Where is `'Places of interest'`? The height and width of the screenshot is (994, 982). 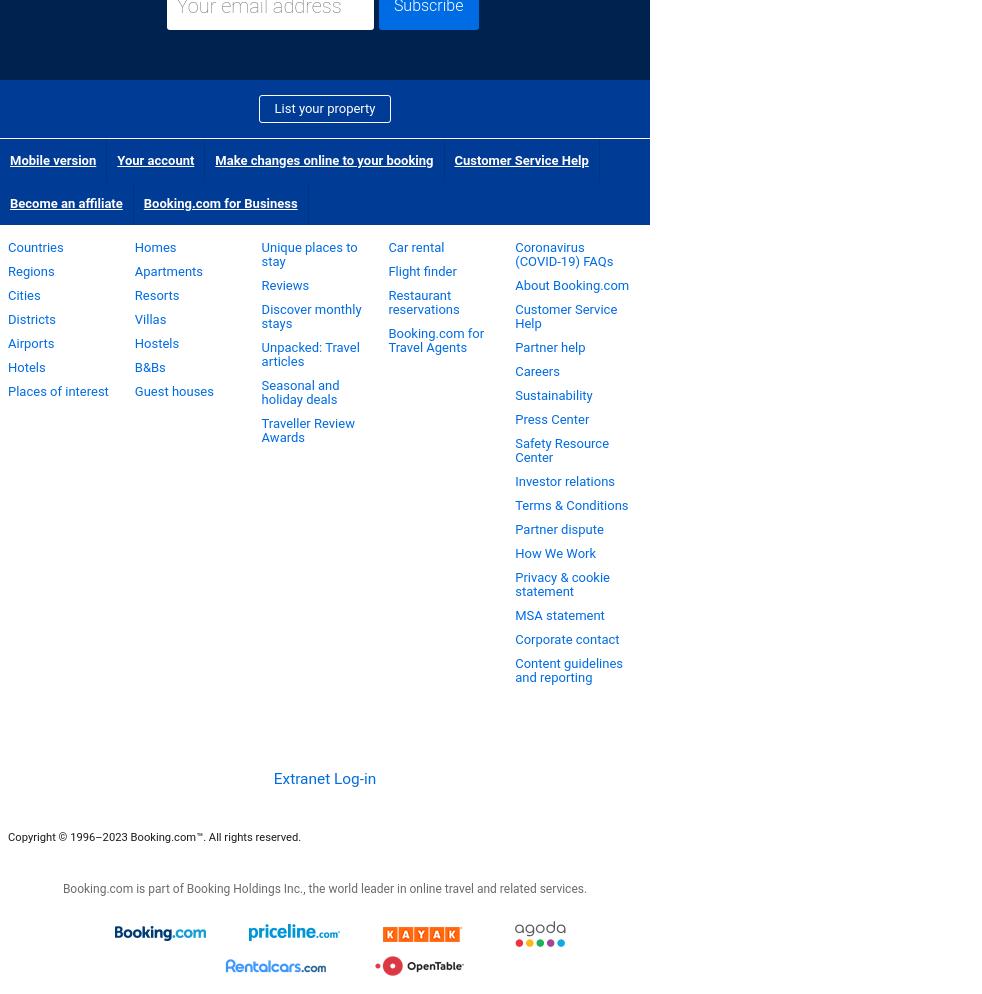 'Places of interest' is located at coordinates (57, 390).